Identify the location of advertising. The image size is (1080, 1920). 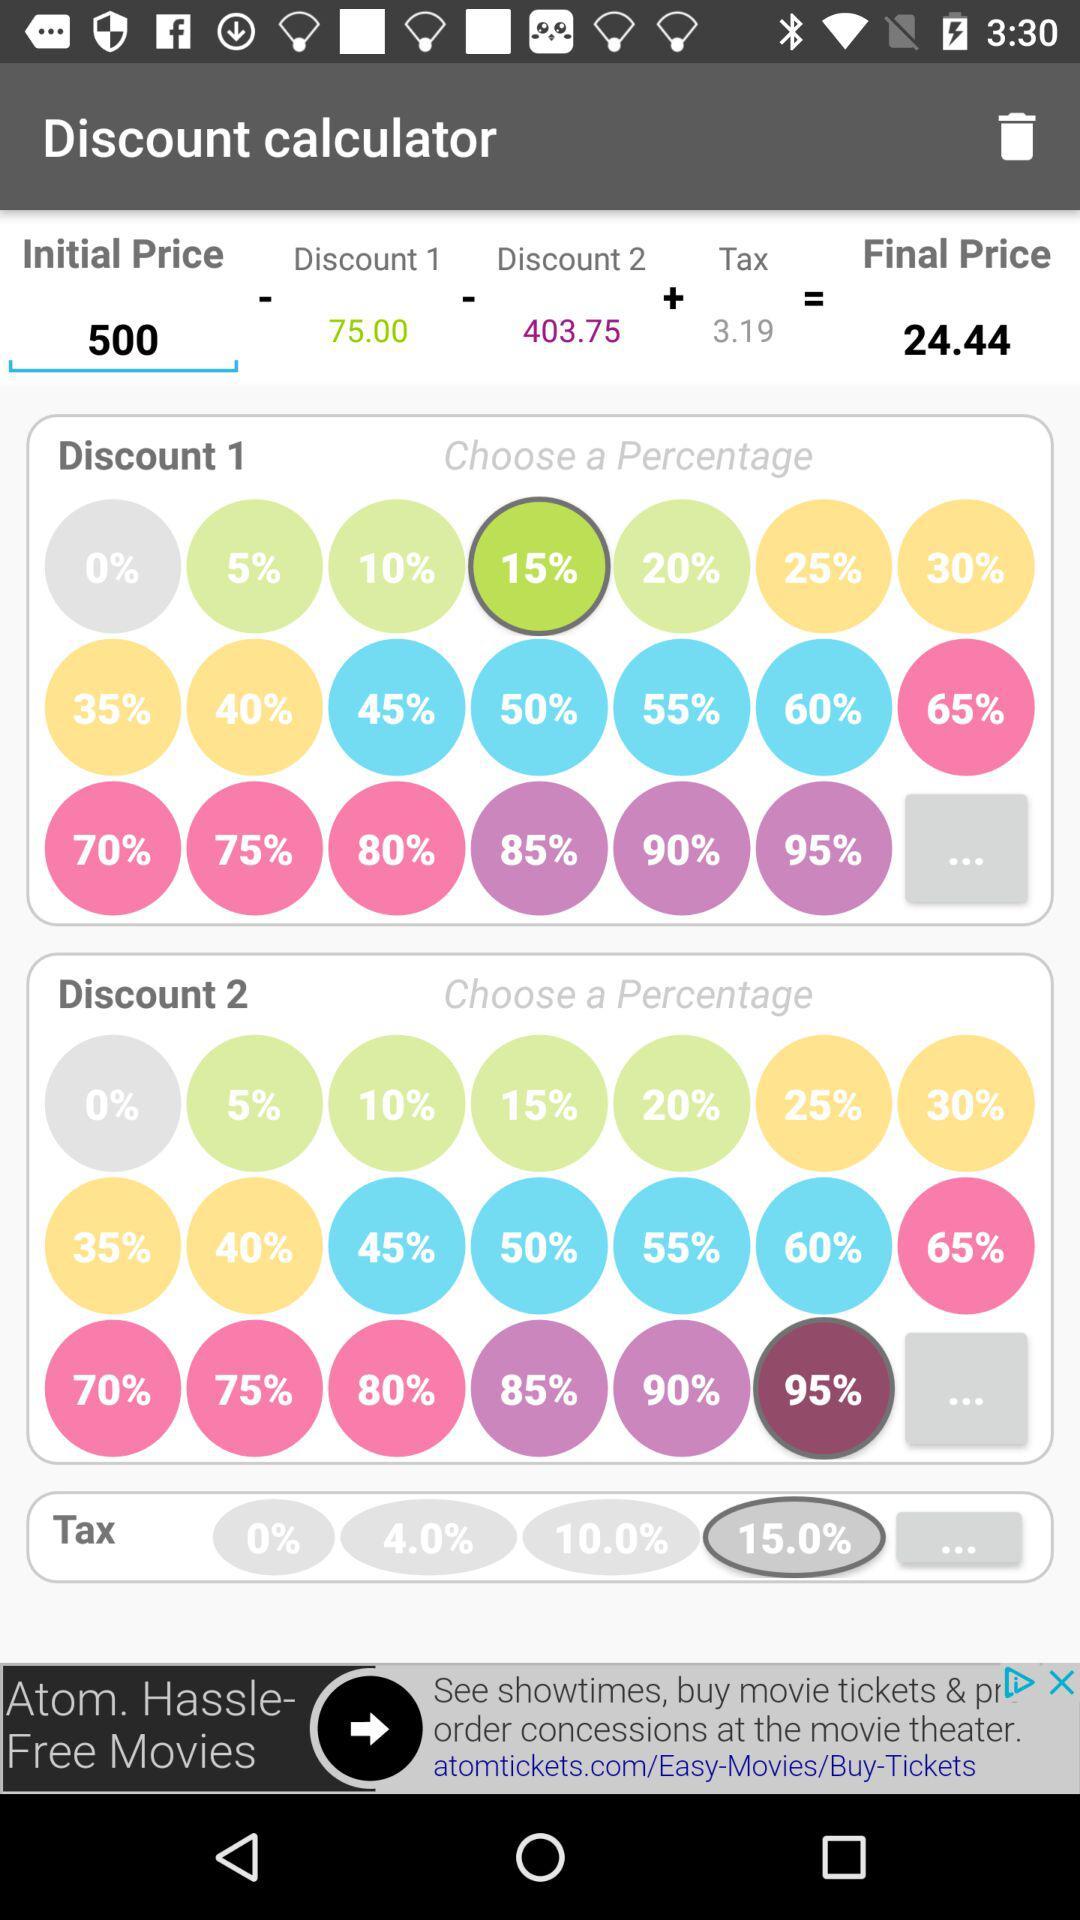
(540, 1727).